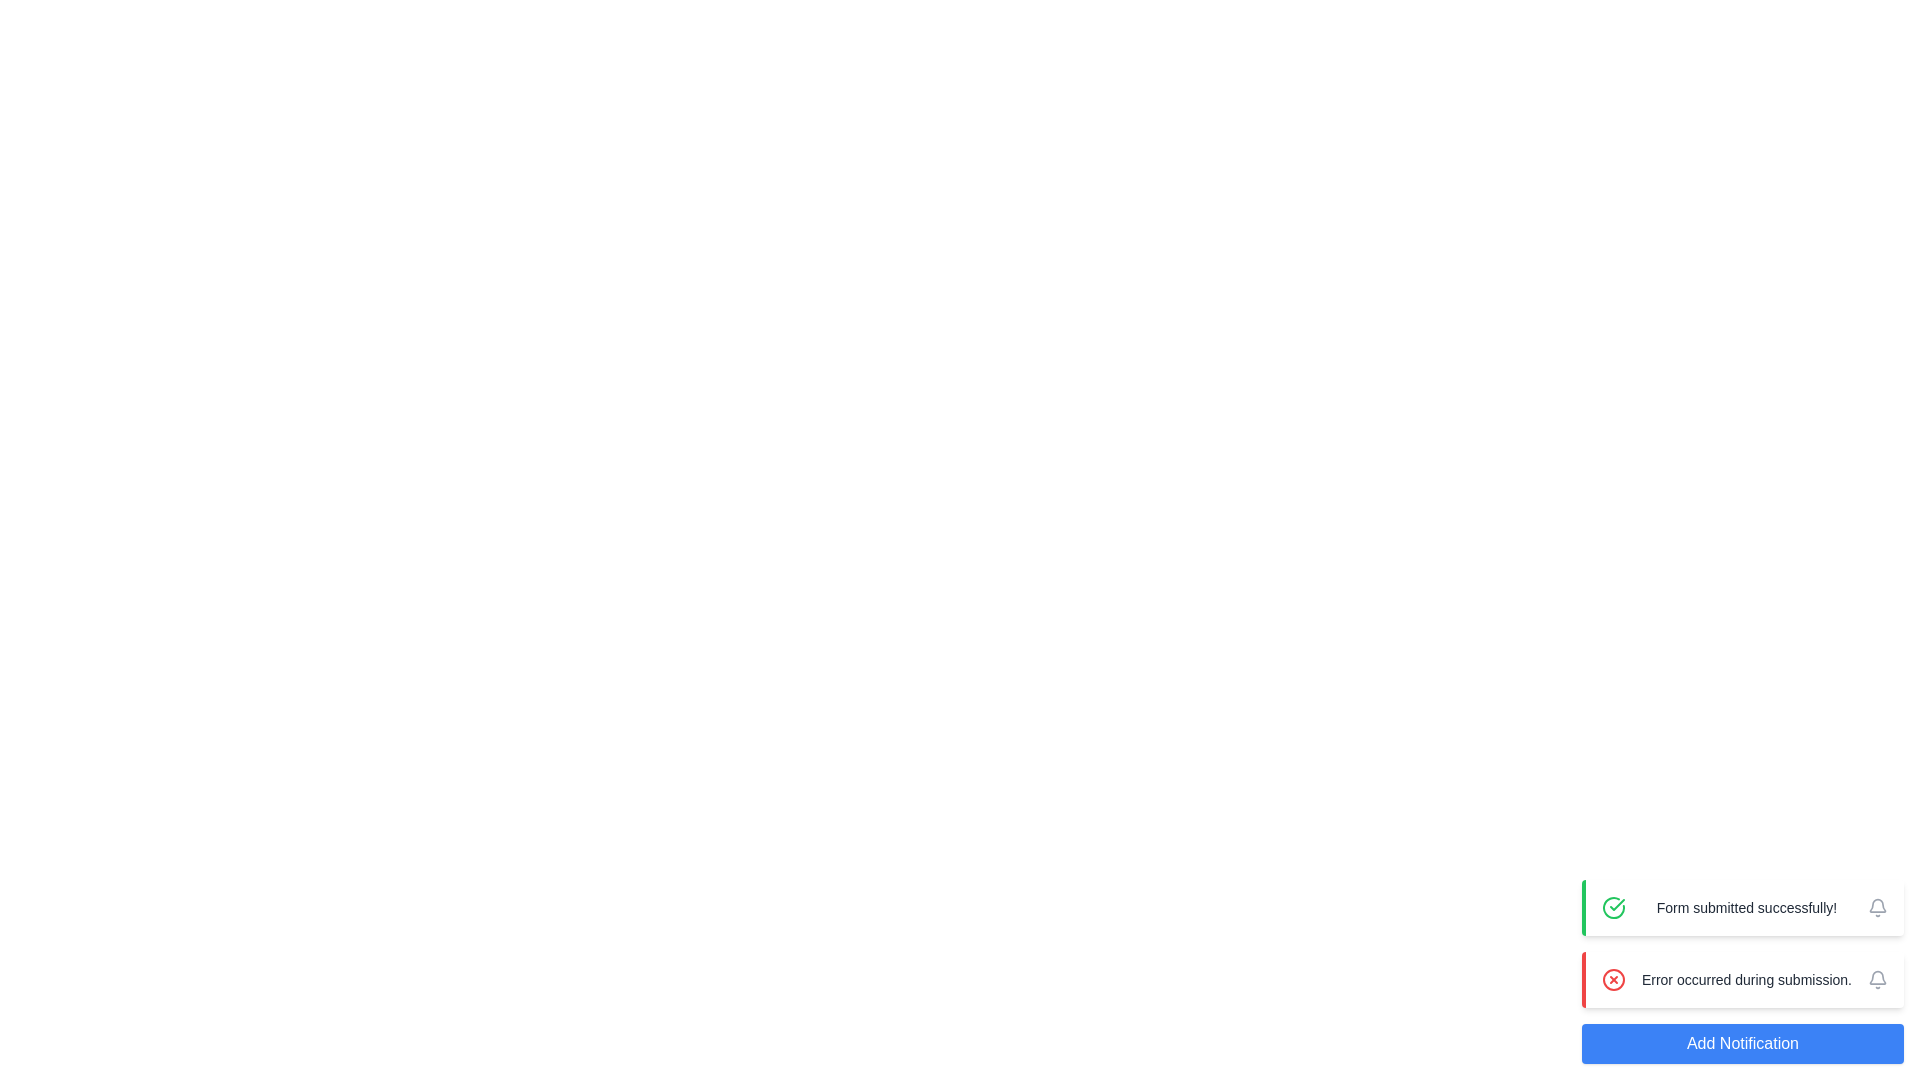  What do you see at coordinates (1741, 1043) in the screenshot?
I see `the 'Add Notification' button to add a new notification` at bounding box center [1741, 1043].